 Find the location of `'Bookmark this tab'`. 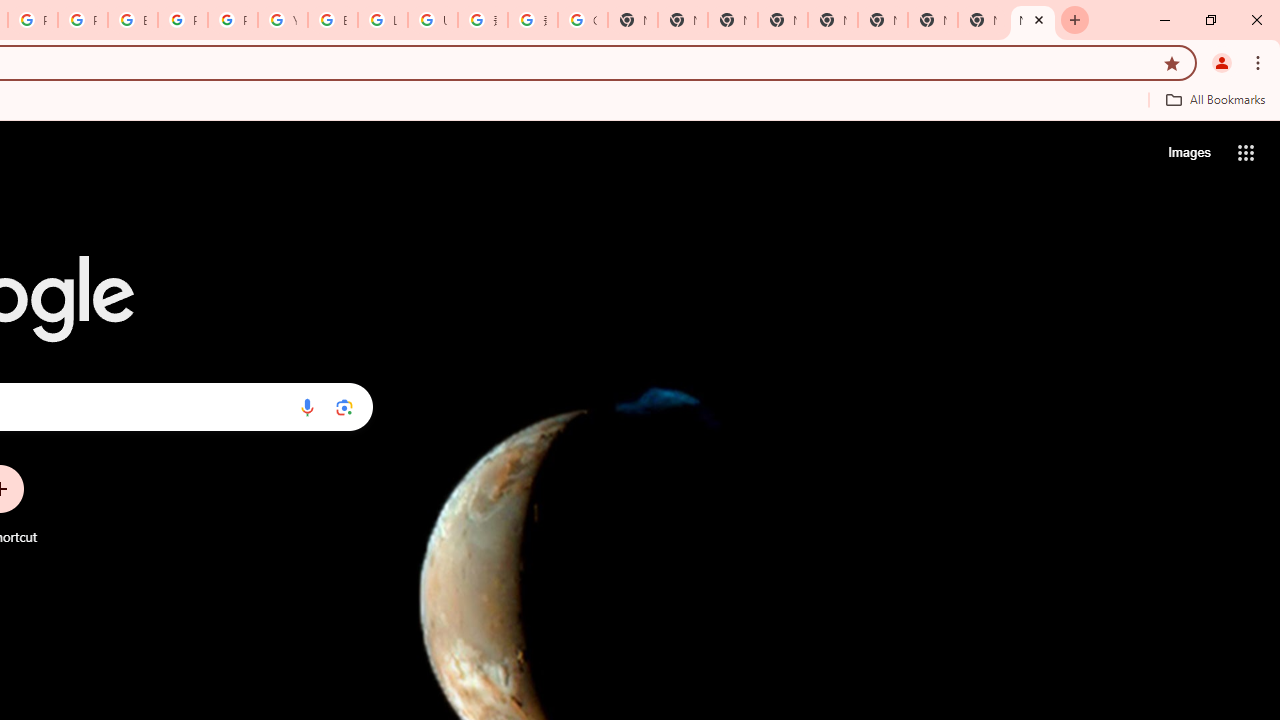

'Bookmark this tab' is located at coordinates (1171, 61).